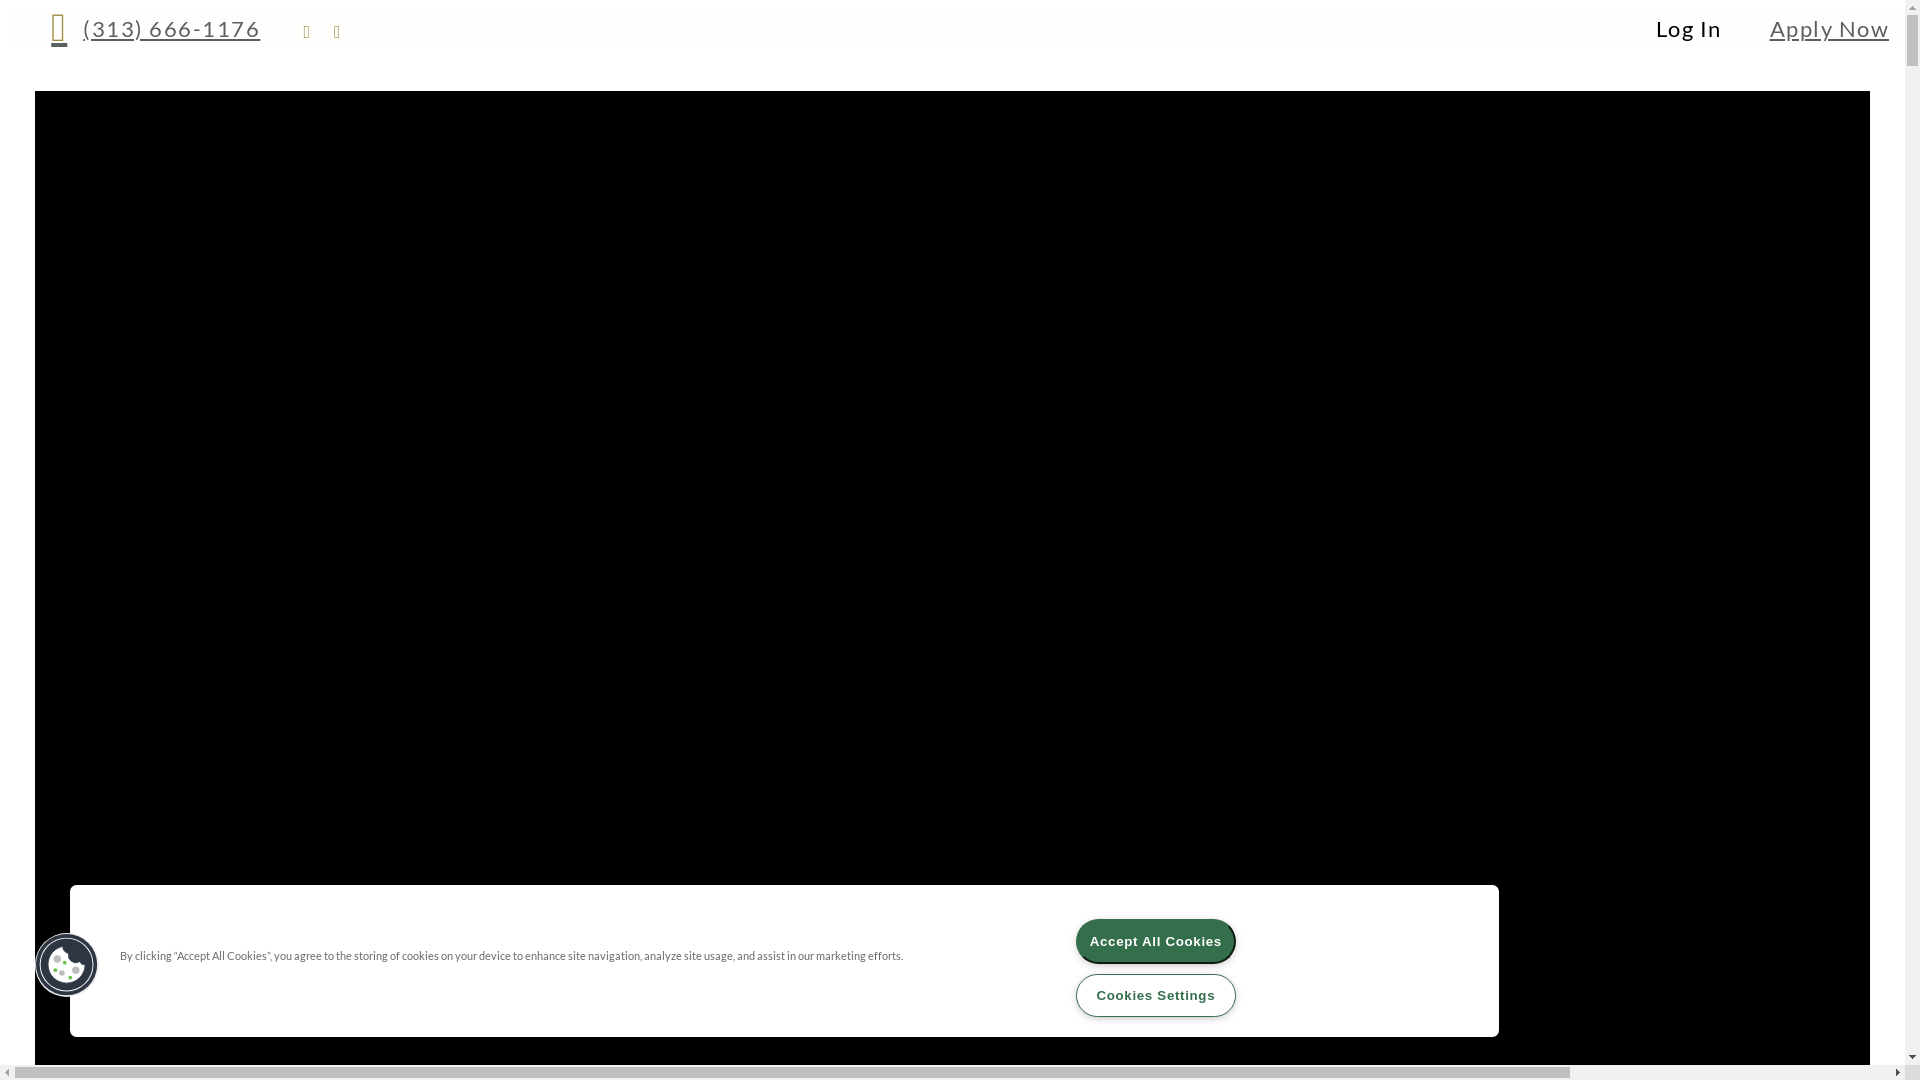  I want to click on 'Log In', so click(1688, 27).